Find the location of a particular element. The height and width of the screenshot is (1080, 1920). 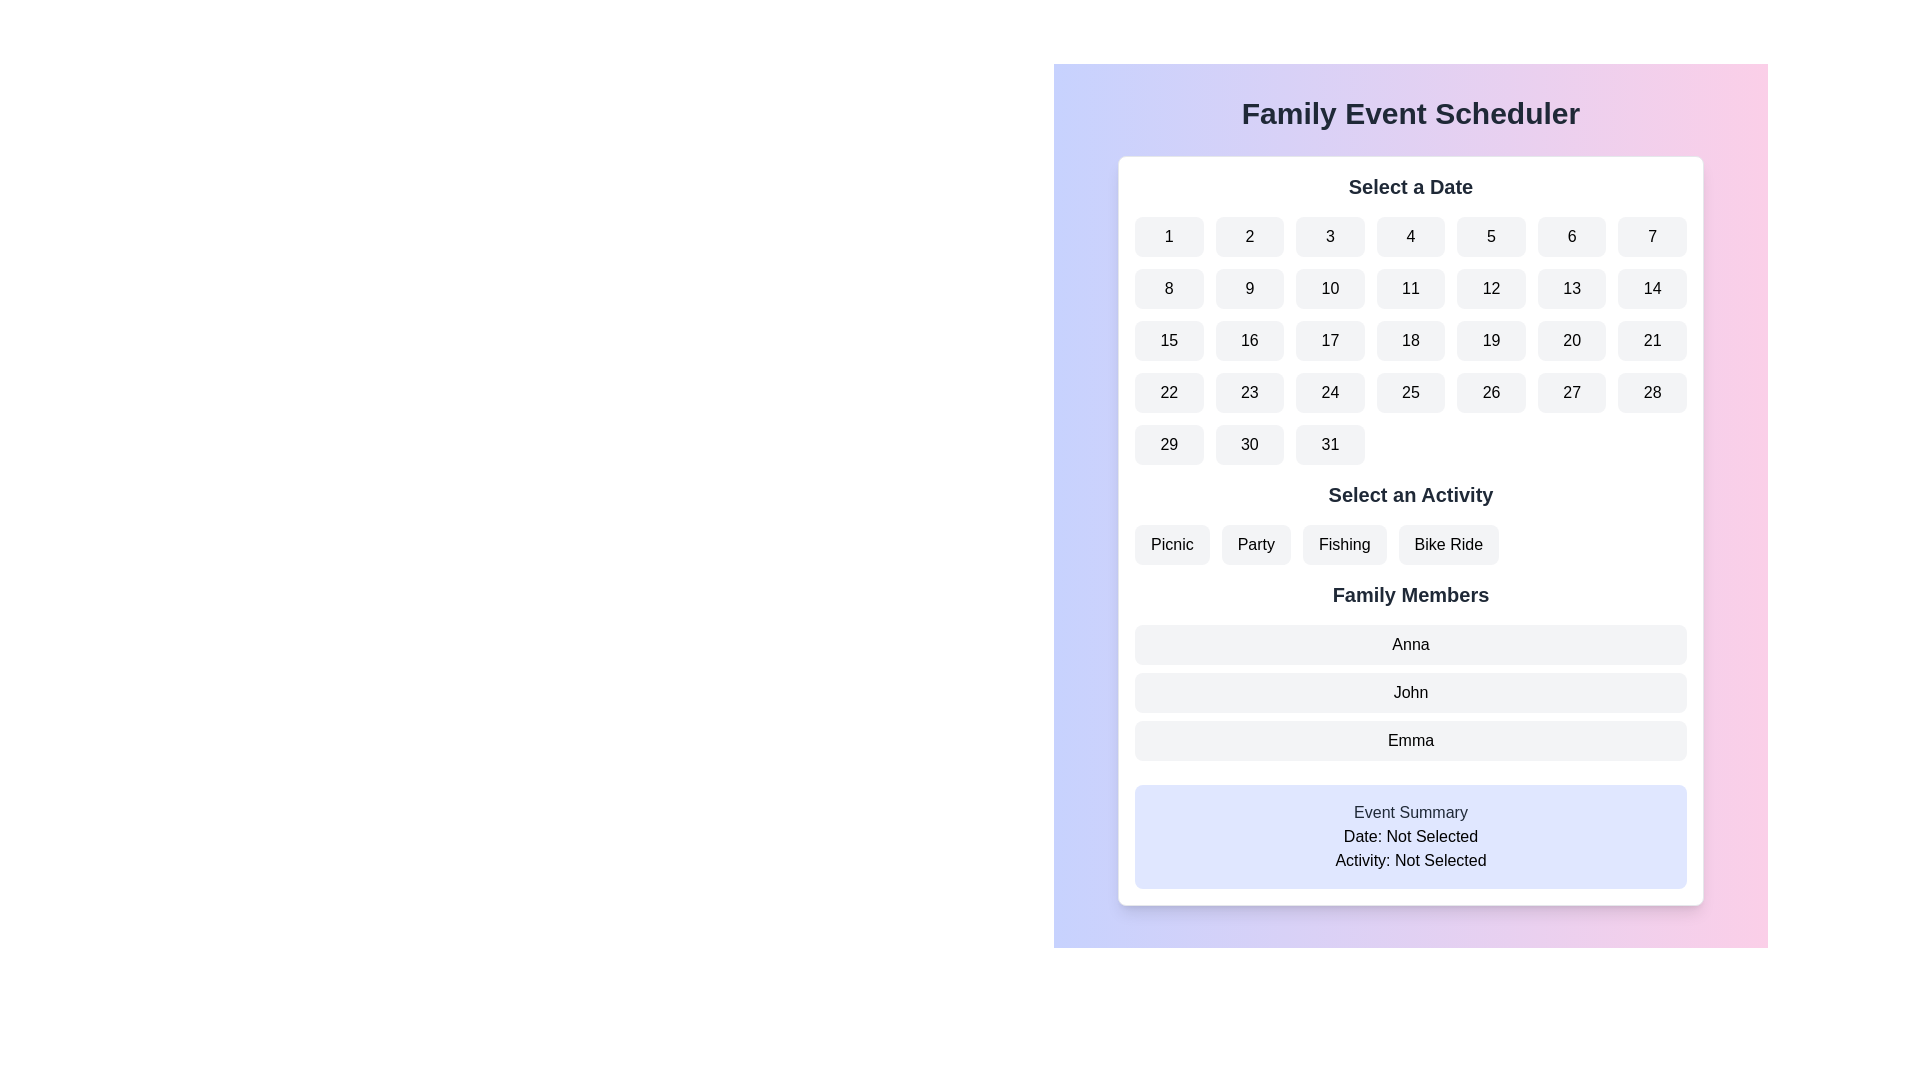

the button labeled '5' with rounded corners and a light gray background, located in the first row, fifth column under the 'Select a Date' heading is located at coordinates (1491, 235).